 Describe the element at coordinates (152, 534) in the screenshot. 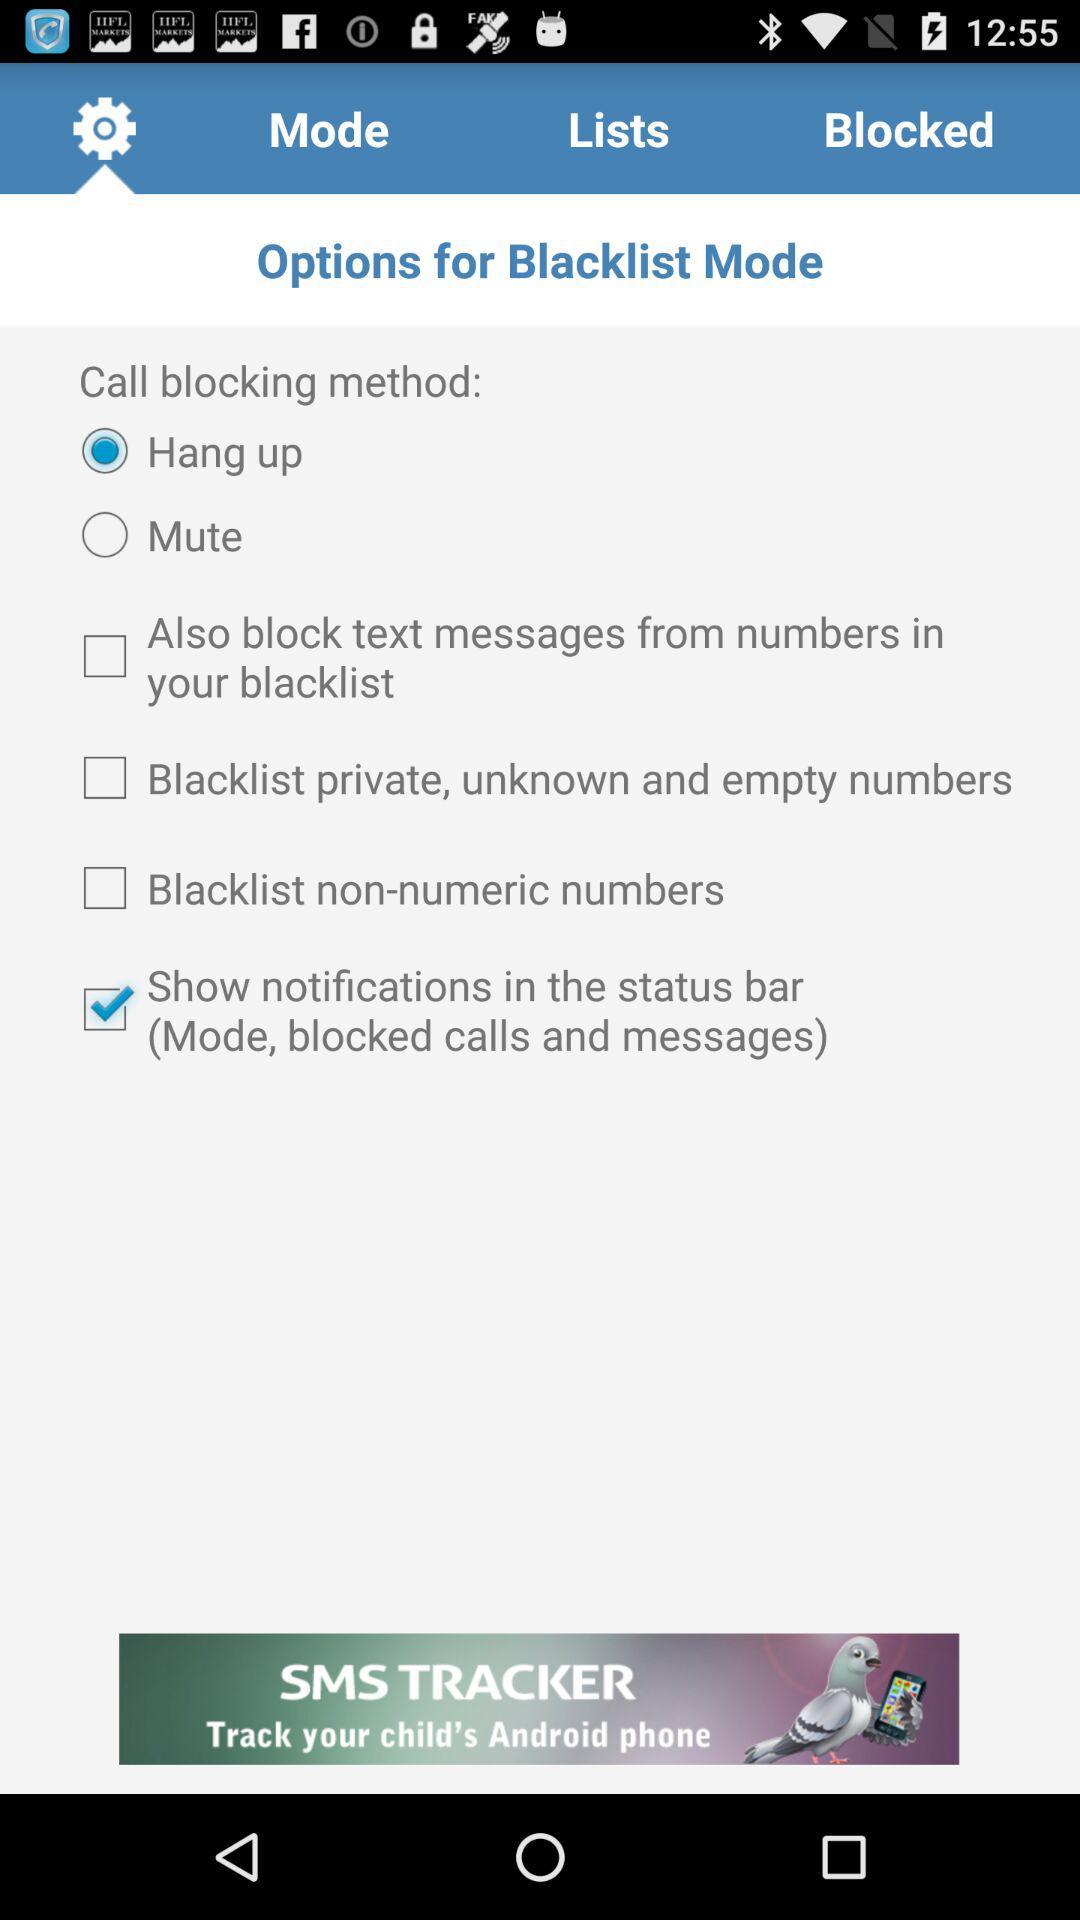

I see `the item below the hang up radio button` at that location.